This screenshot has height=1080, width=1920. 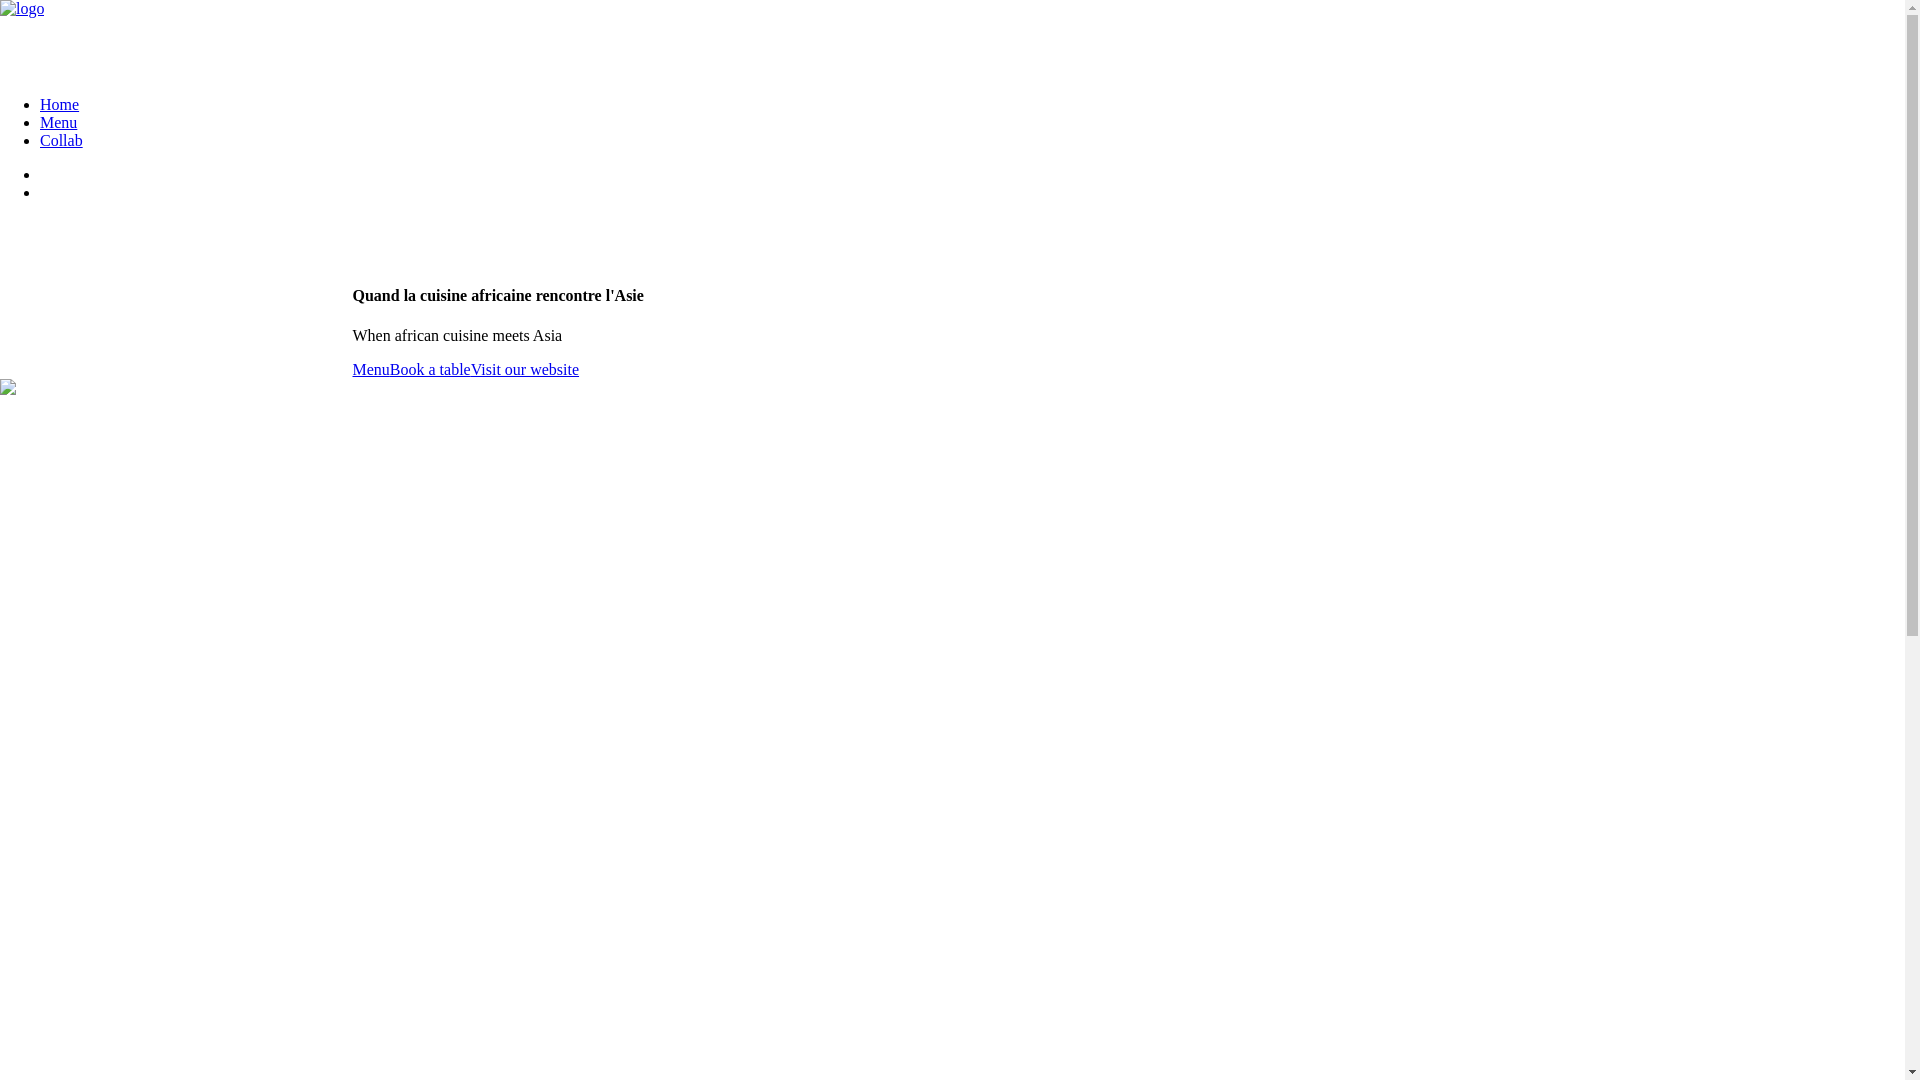 What do you see at coordinates (61, 139) in the screenshot?
I see `'Collab'` at bounding box center [61, 139].